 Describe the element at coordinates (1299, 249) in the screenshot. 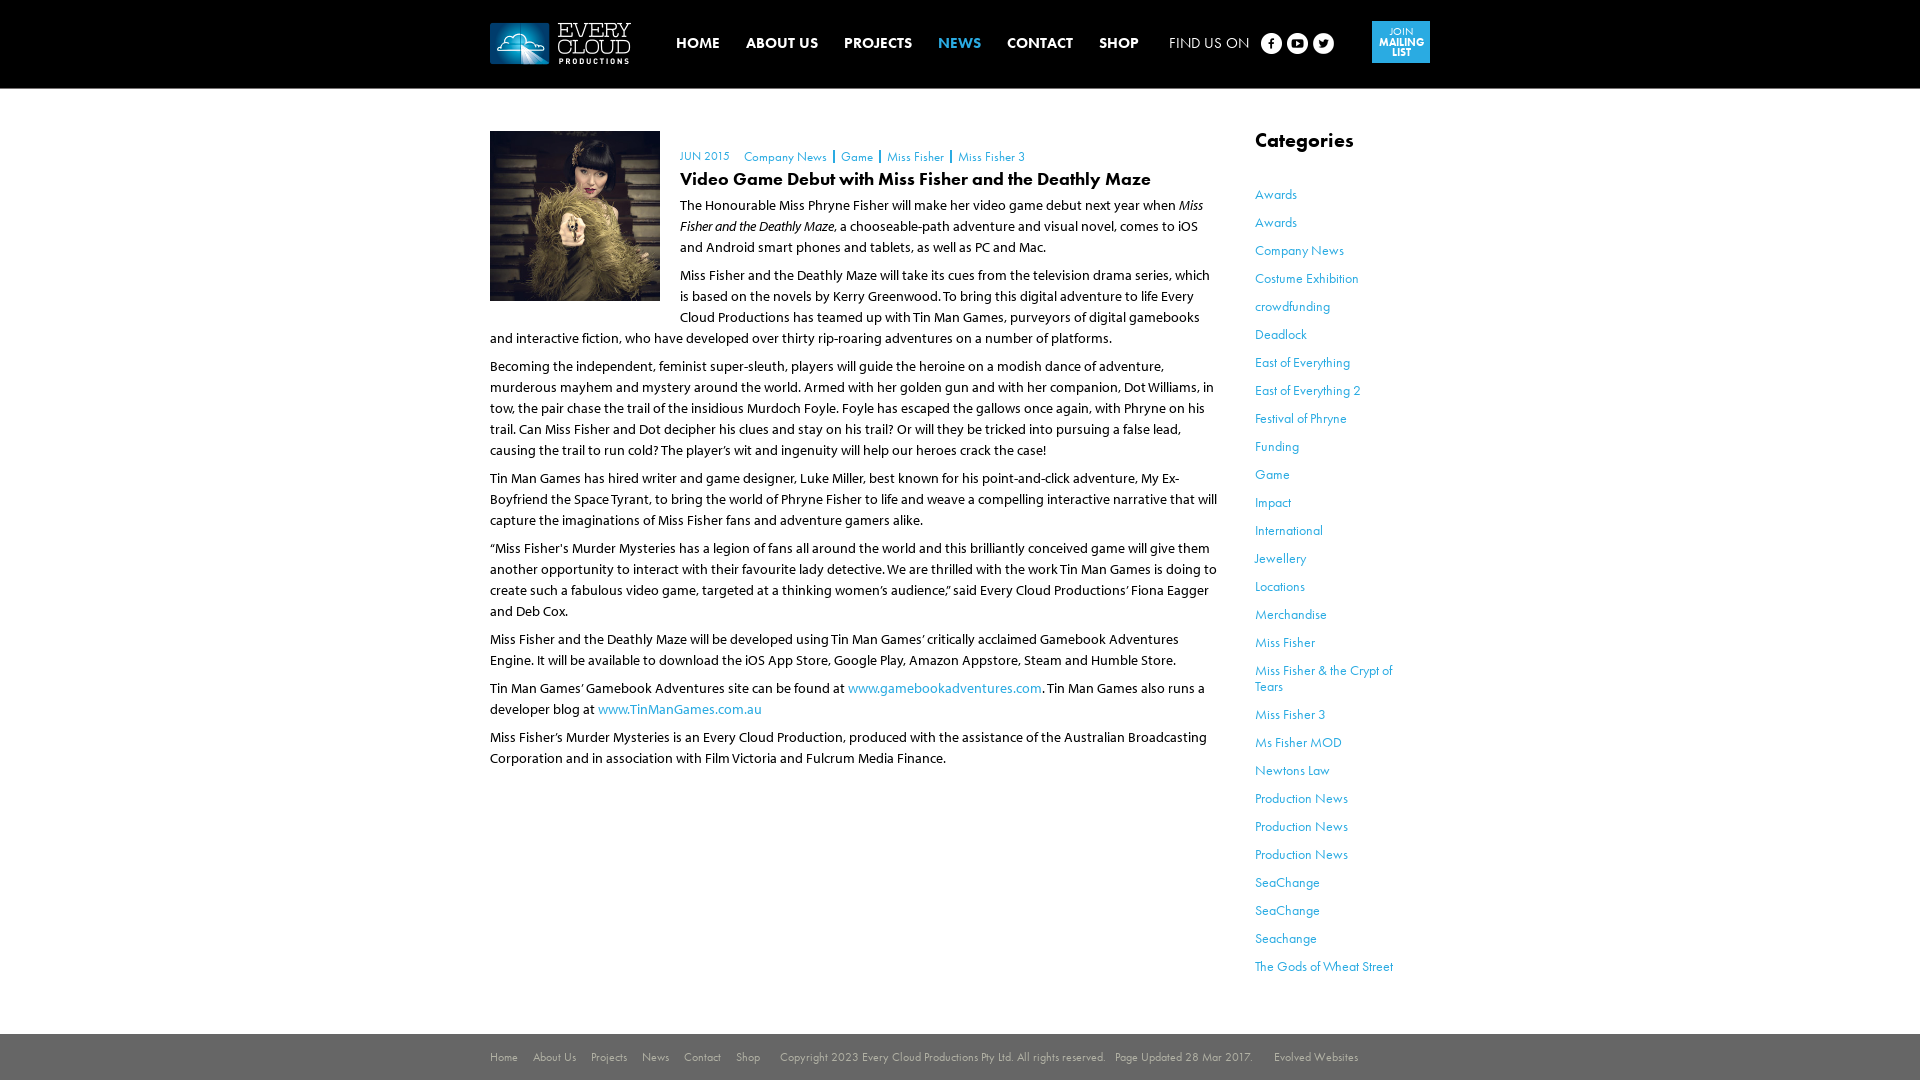

I see `'Company News'` at that location.